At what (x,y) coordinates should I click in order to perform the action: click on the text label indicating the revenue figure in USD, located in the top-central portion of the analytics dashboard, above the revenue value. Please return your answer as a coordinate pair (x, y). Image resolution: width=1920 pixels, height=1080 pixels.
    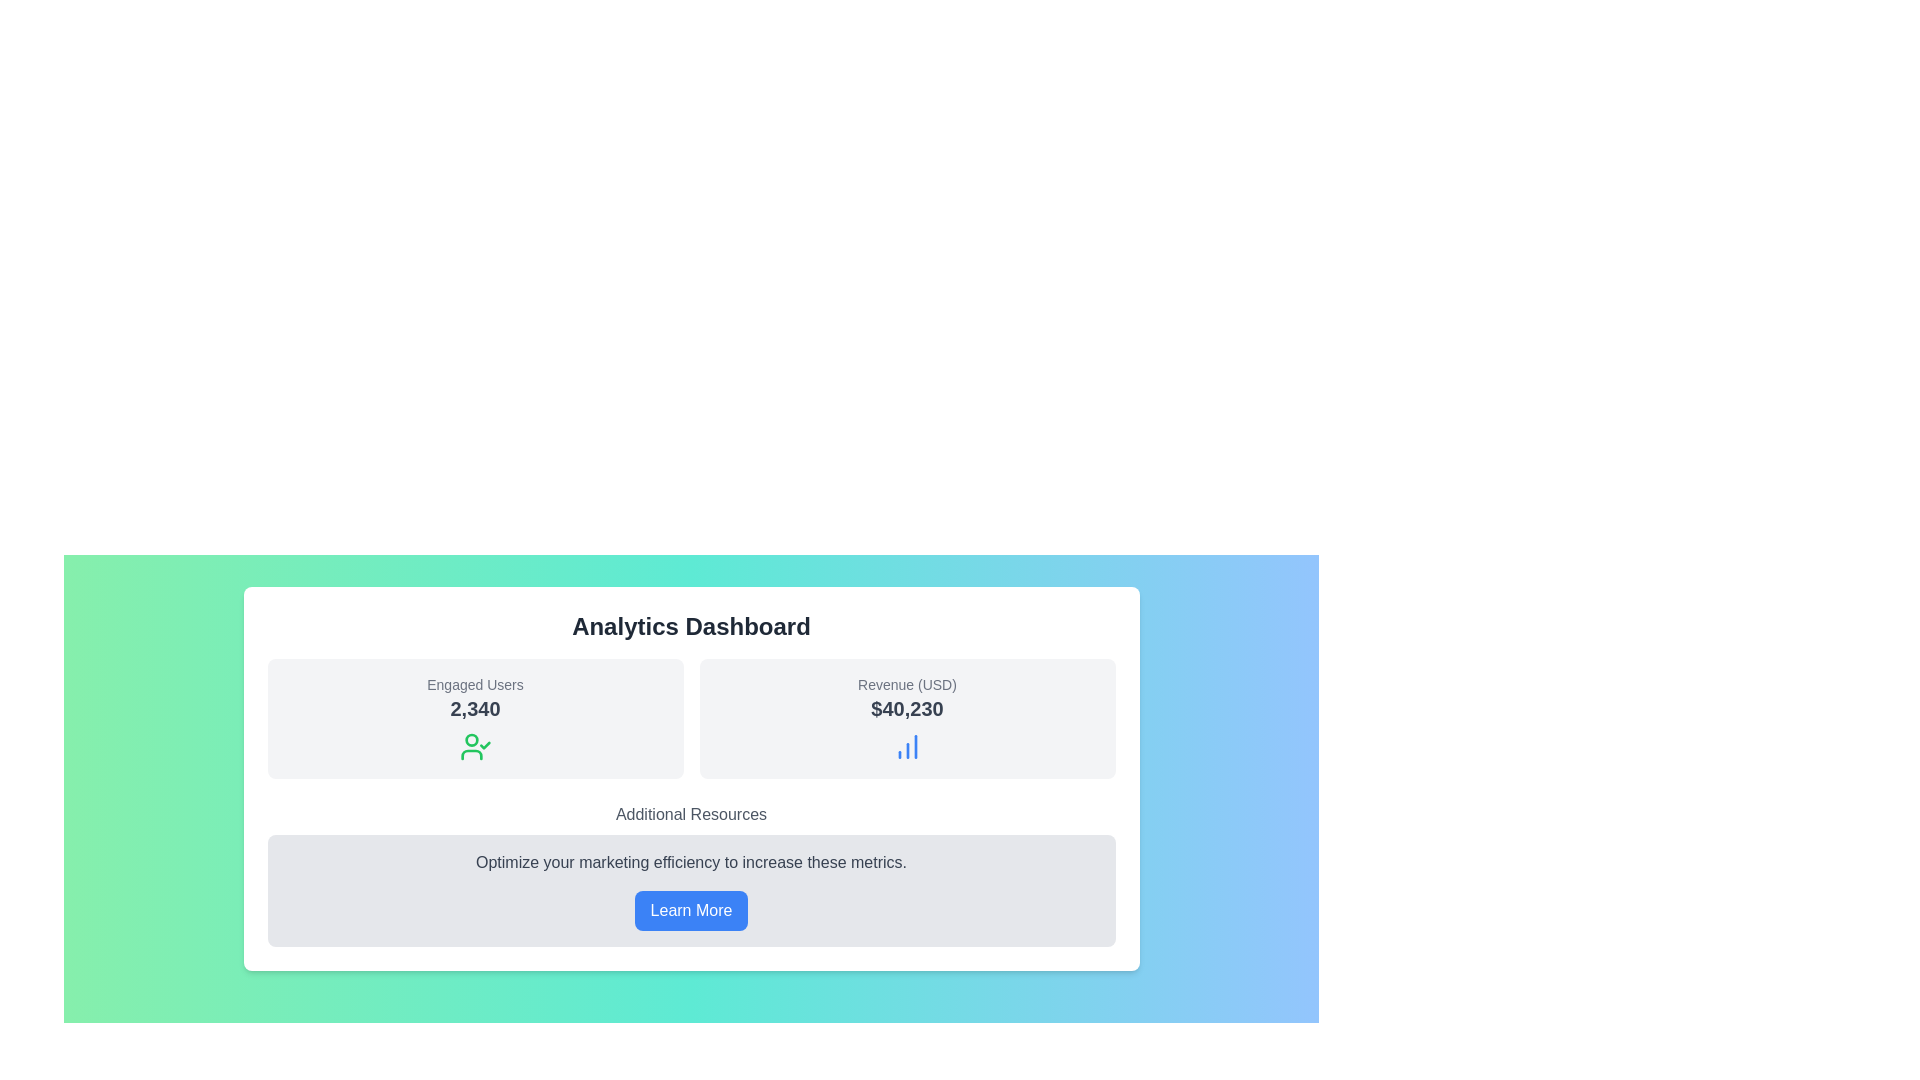
    Looking at the image, I should click on (906, 684).